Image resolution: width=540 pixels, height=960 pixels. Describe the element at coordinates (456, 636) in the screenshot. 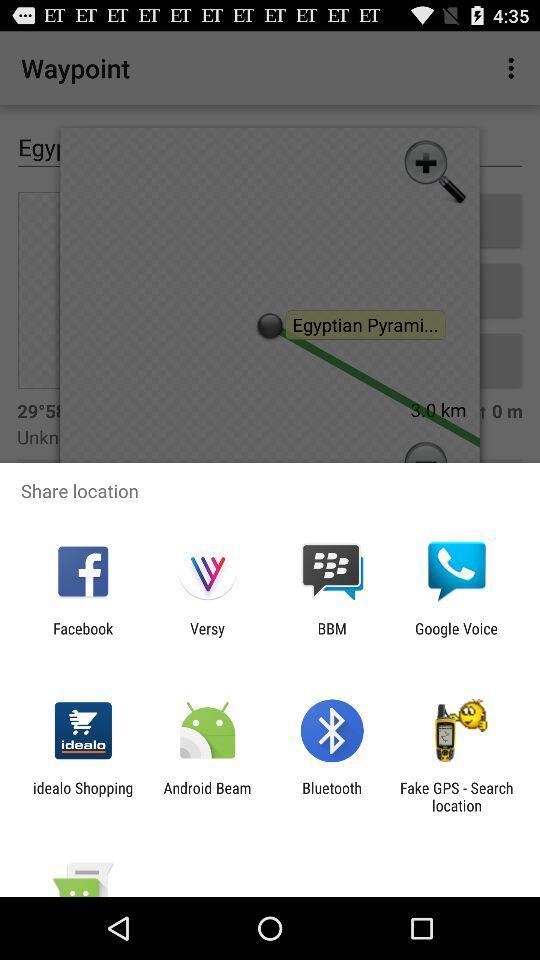

I see `icon next to bbm item` at that location.